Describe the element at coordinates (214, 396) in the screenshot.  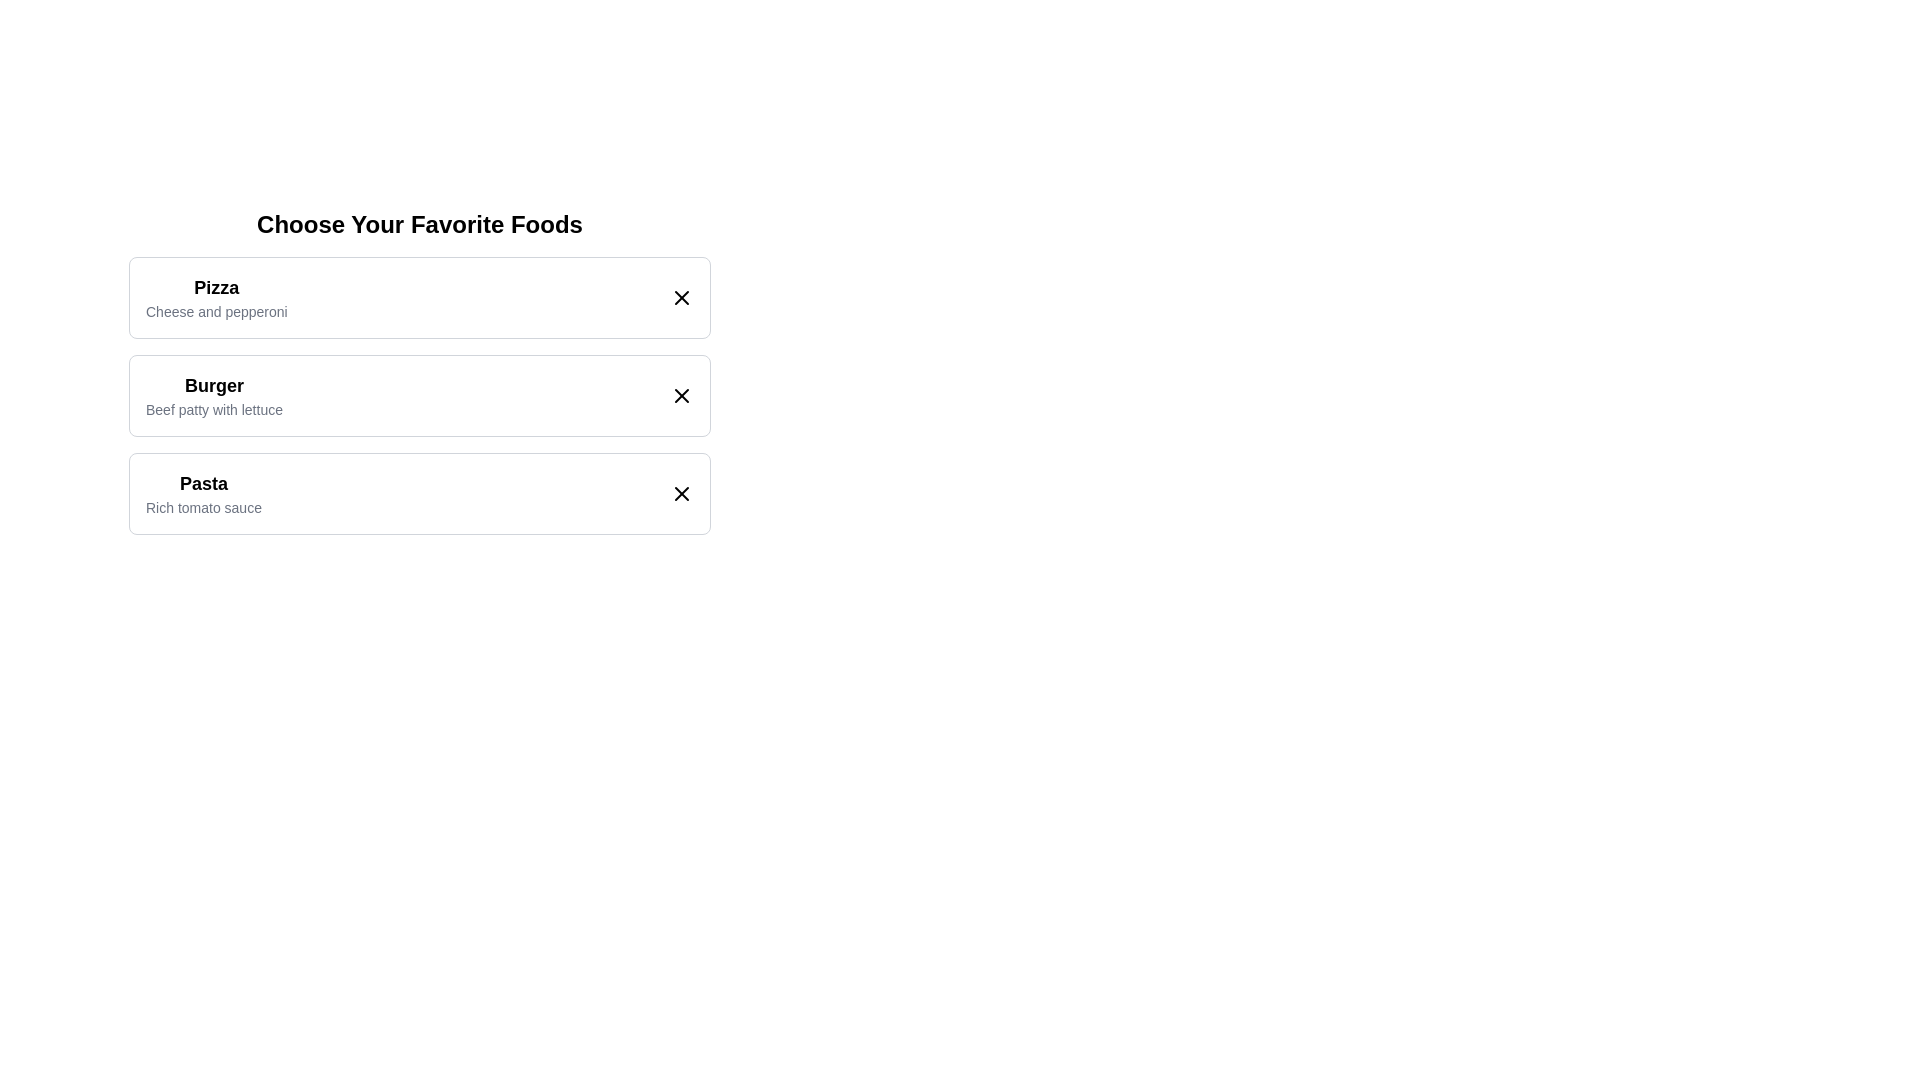
I see `on the selectable menu item labeled 'Burger' which describes 'Beef patty with lettuce' for extended interactions` at that location.